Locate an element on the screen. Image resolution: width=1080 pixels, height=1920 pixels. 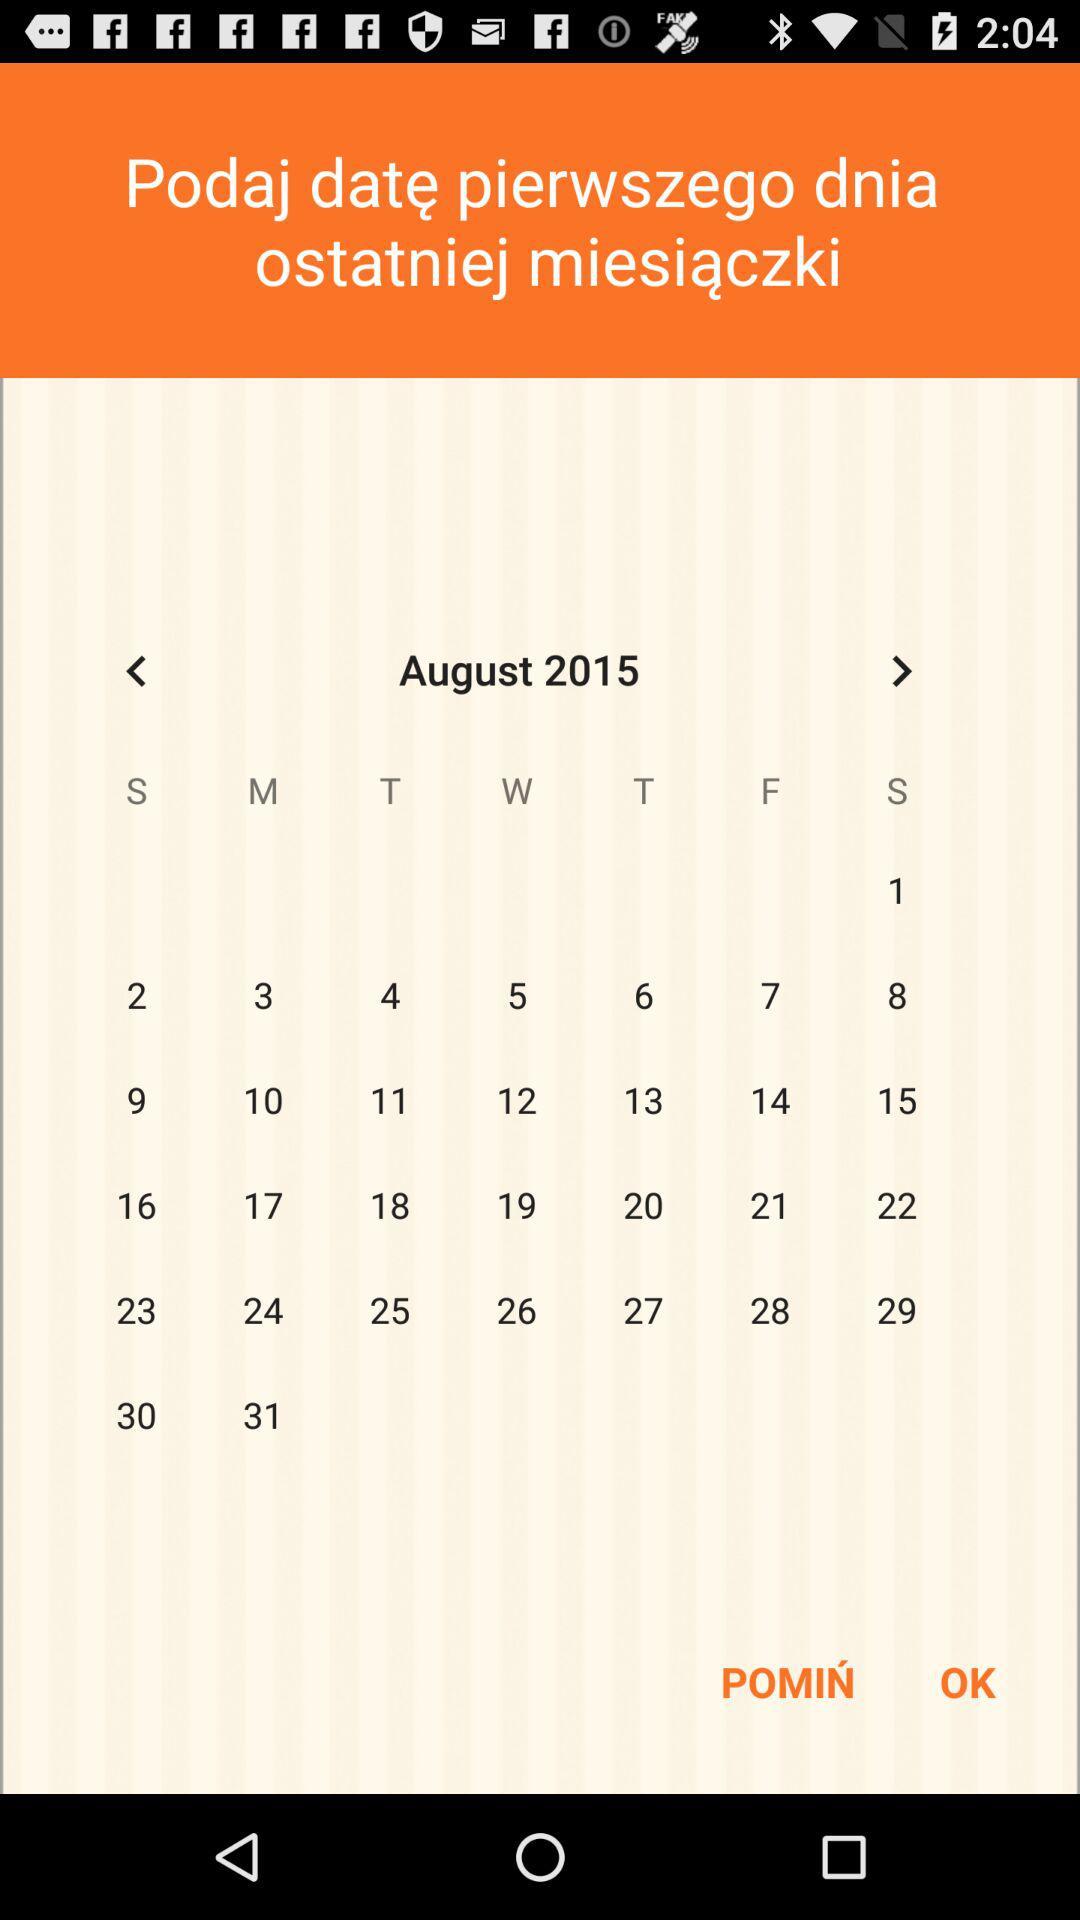
the arrow_backward icon is located at coordinates (135, 718).